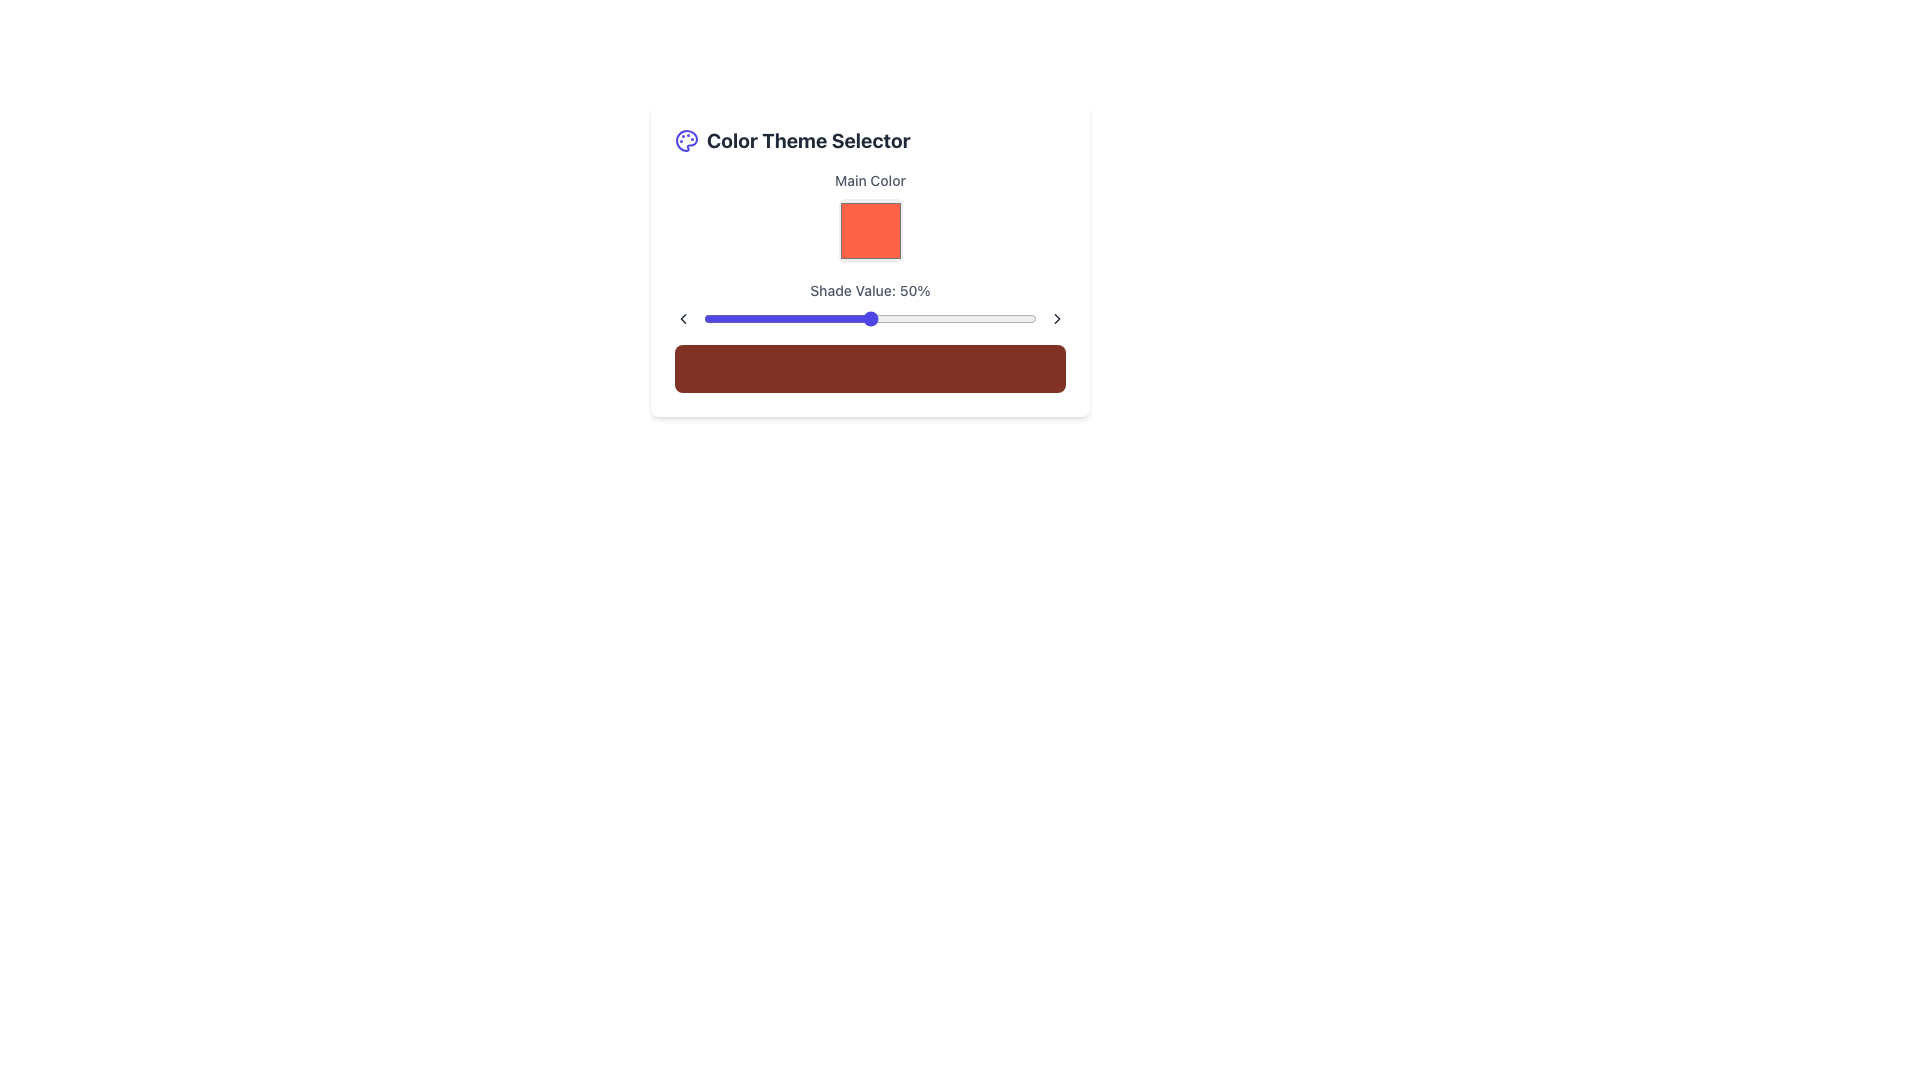 This screenshot has height=1080, width=1920. I want to click on the palette icon located in the top-left corner of the 'Color Theme Selector' card interface, which visually represents a circular palette with paint wells, so click(686, 140).